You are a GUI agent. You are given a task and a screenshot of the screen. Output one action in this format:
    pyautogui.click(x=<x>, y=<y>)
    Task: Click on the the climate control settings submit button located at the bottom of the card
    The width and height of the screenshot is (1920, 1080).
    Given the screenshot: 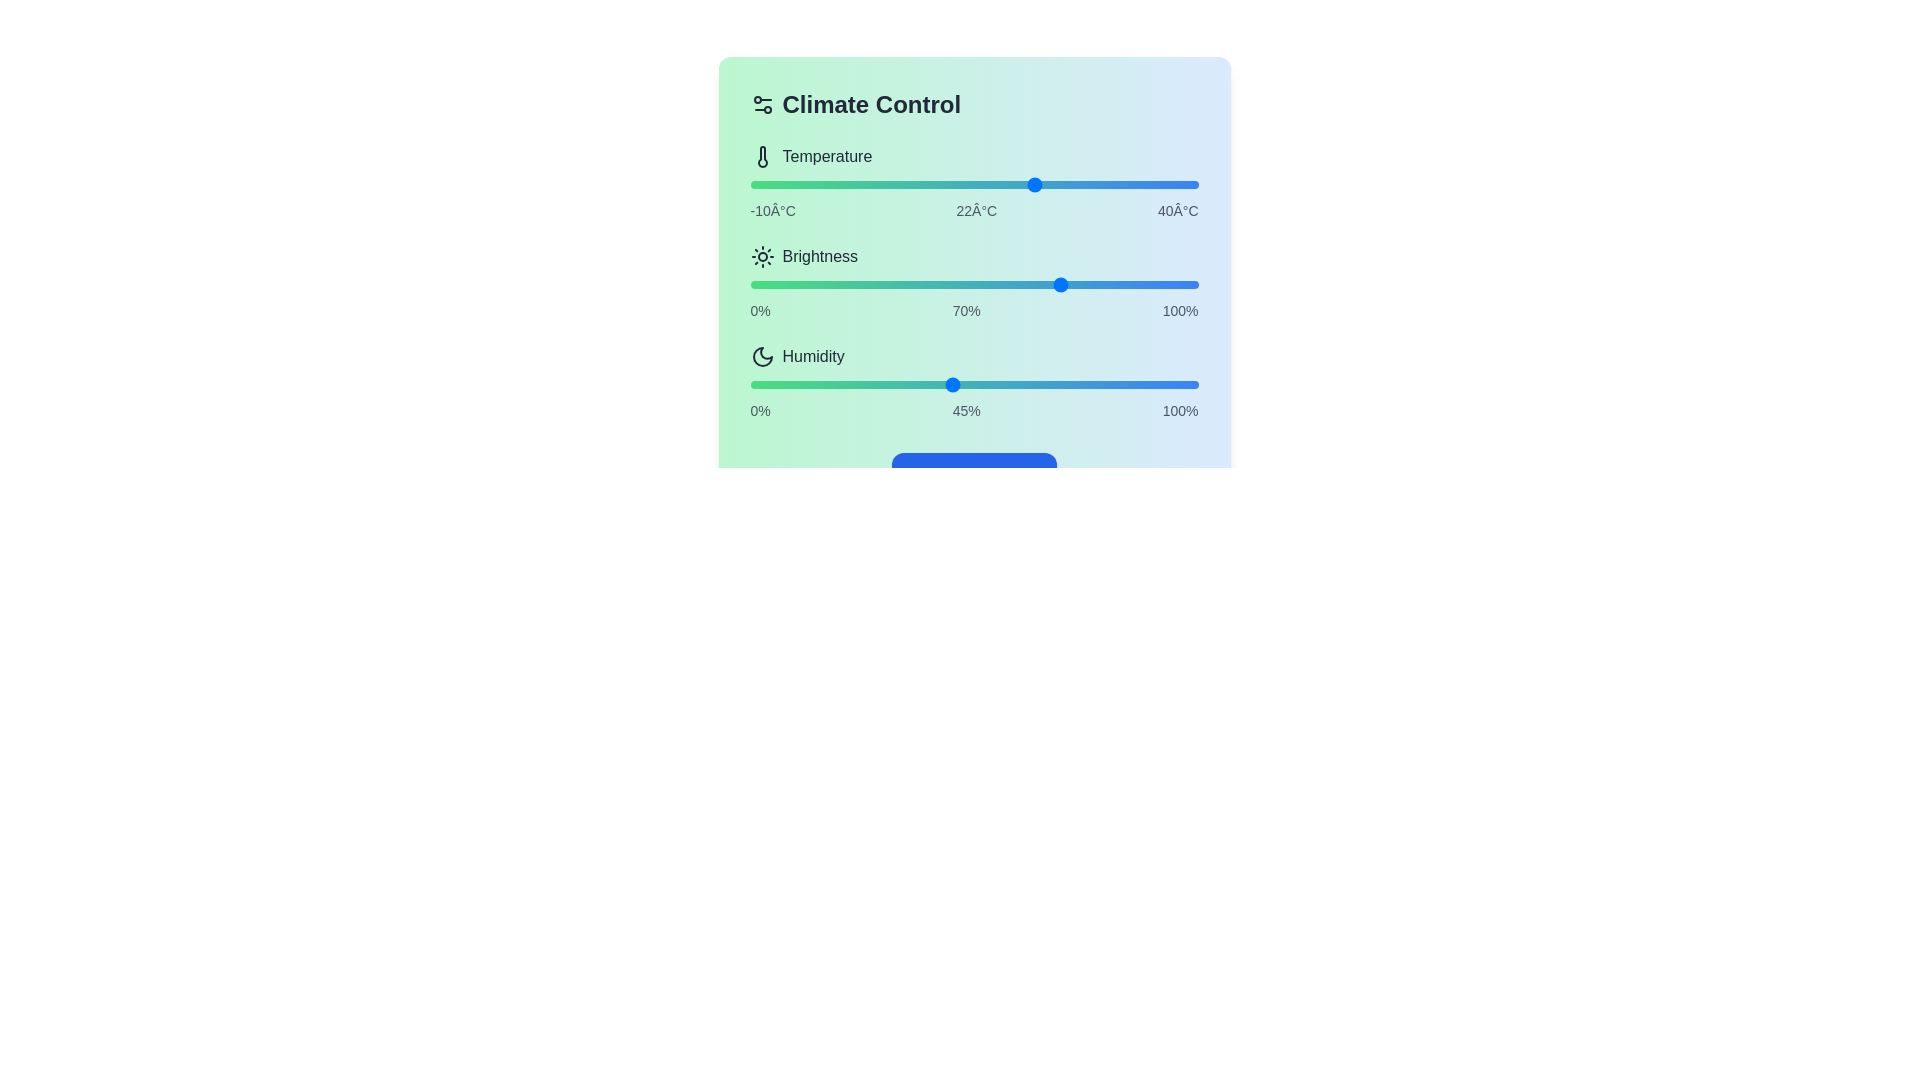 What is the action you would take?
    pyautogui.click(x=974, y=477)
    